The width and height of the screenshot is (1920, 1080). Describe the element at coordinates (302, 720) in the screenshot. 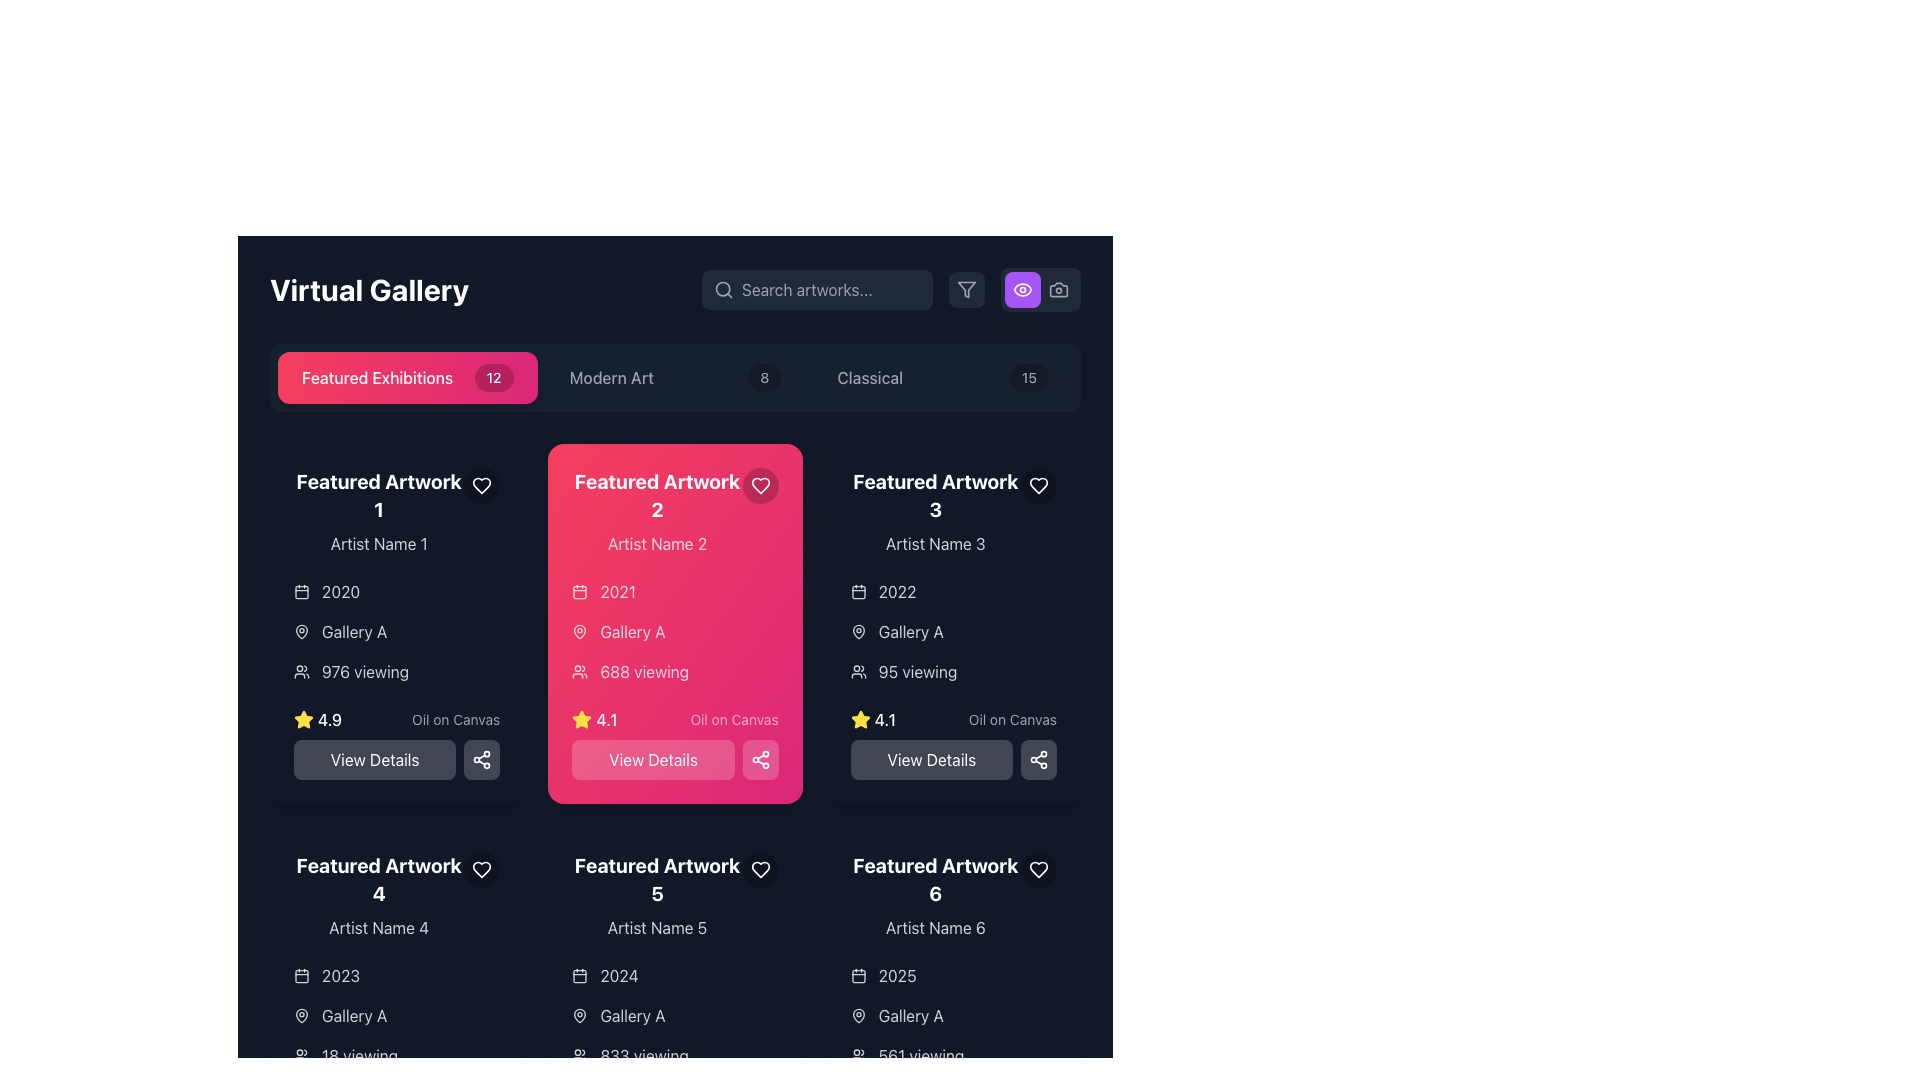

I see `the star rating icon located in the bottom-left corner of the 'Featured Artwork 1' card, which indicates the artwork's popularity or quality` at that location.